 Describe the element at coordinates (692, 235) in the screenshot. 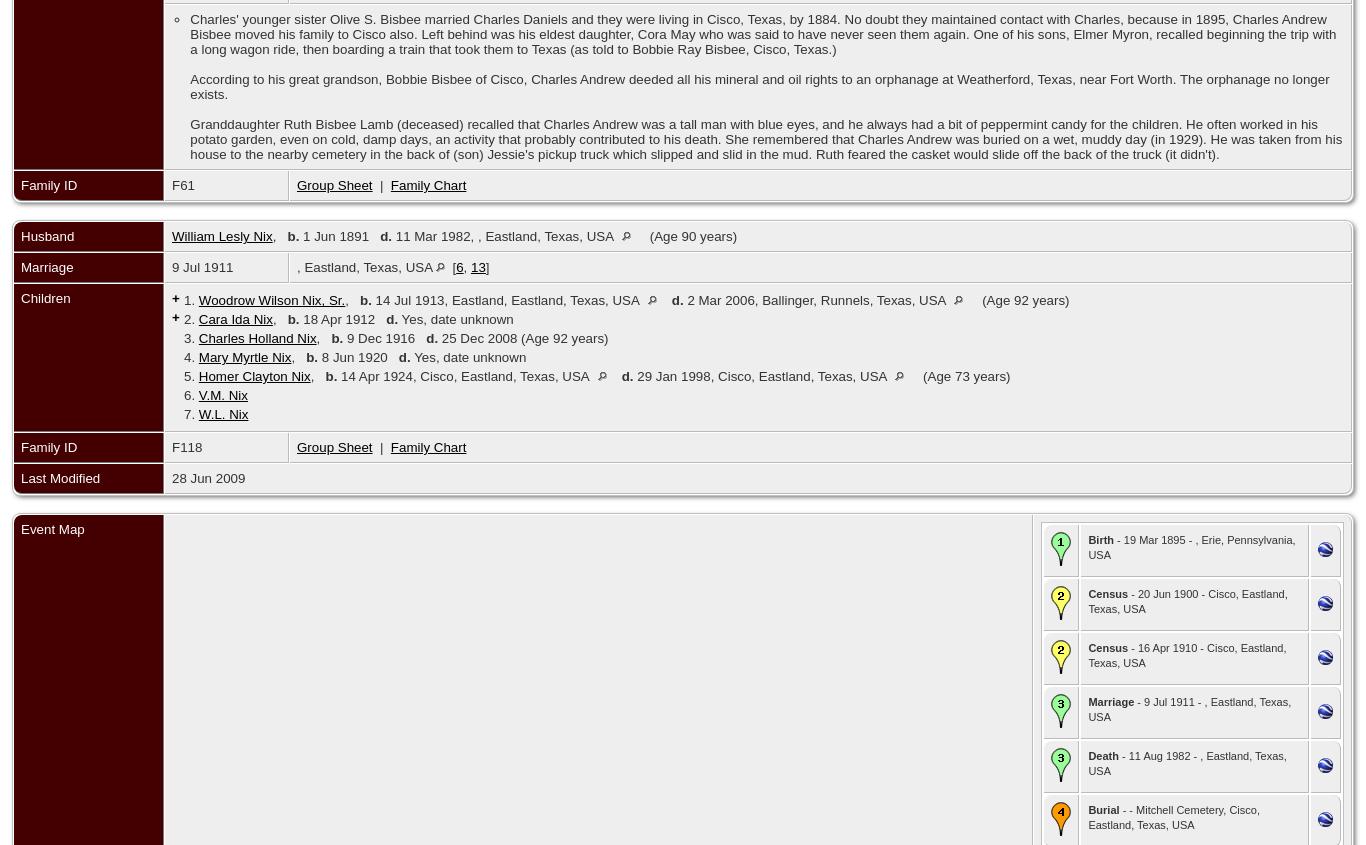

I see `'(Age 90 years)'` at that location.